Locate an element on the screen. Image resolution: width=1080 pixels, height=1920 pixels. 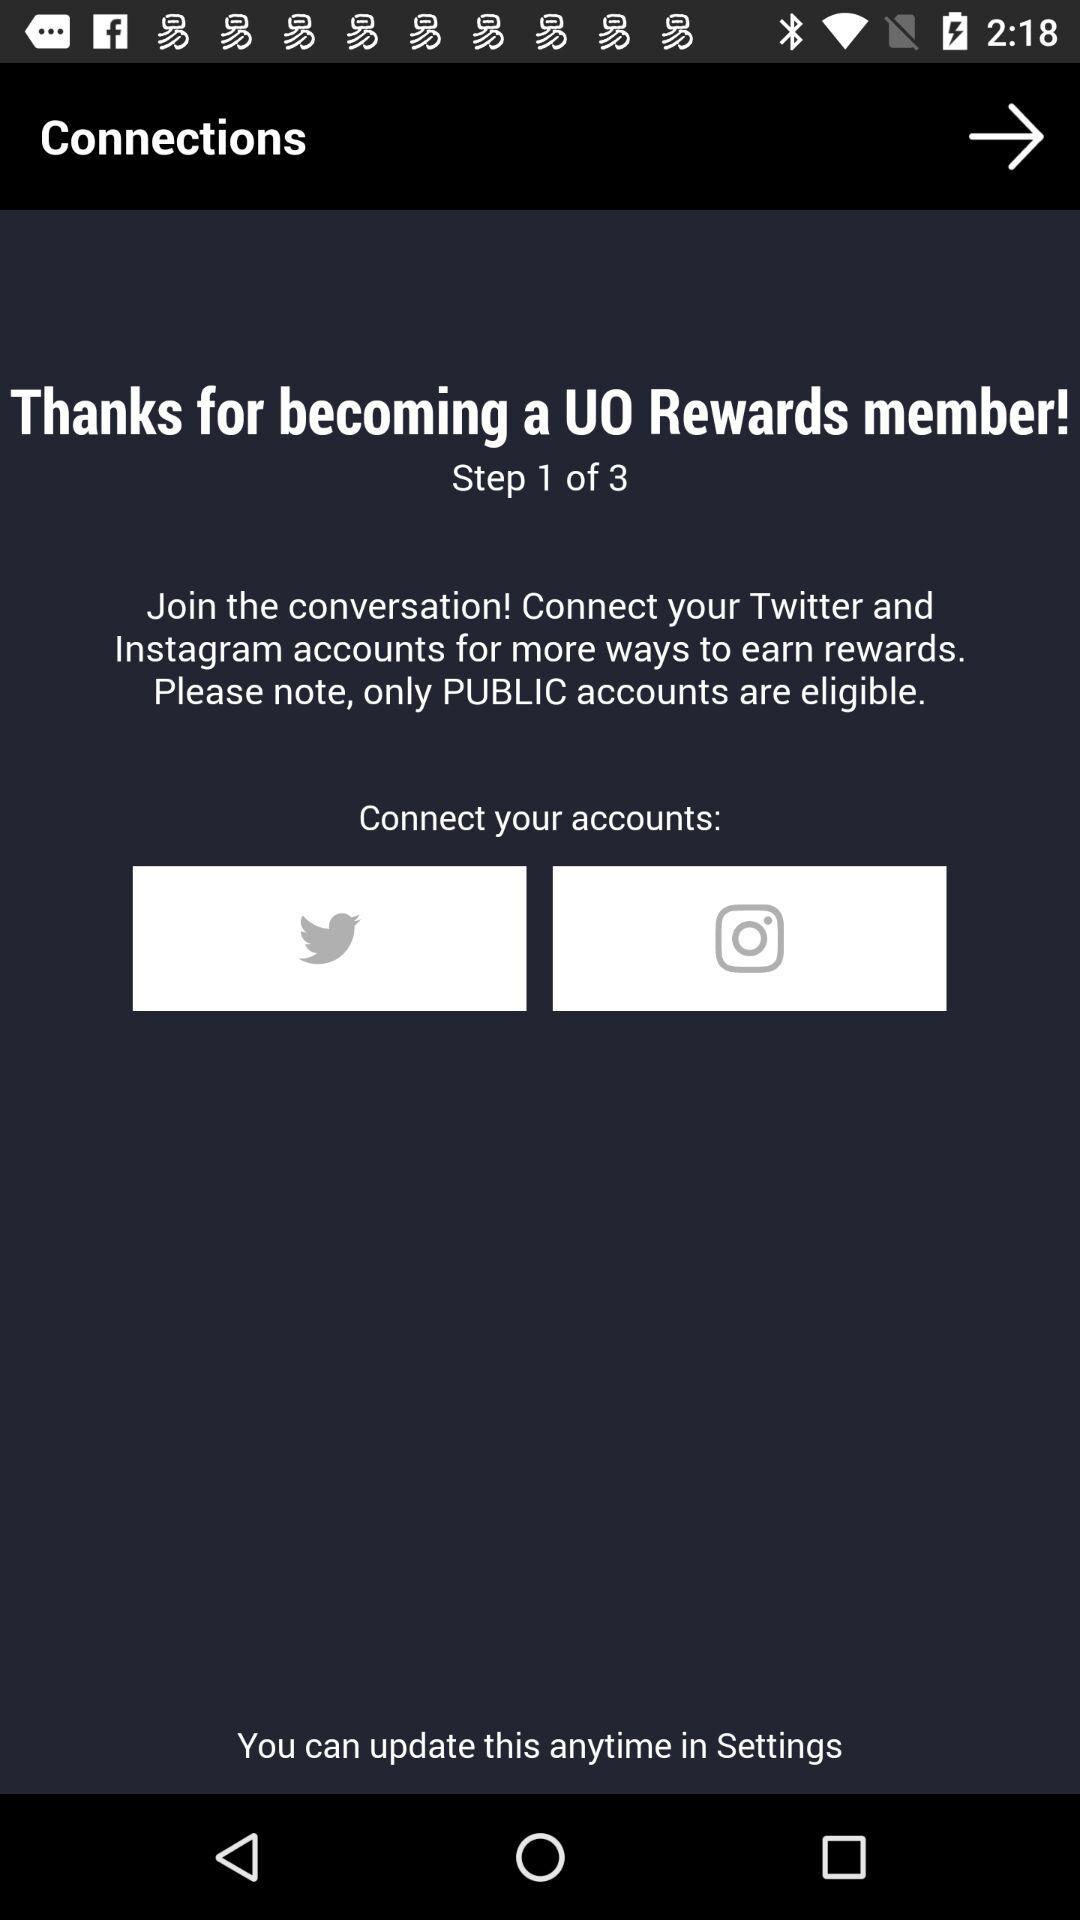
the arrow_forward icon is located at coordinates (1006, 135).